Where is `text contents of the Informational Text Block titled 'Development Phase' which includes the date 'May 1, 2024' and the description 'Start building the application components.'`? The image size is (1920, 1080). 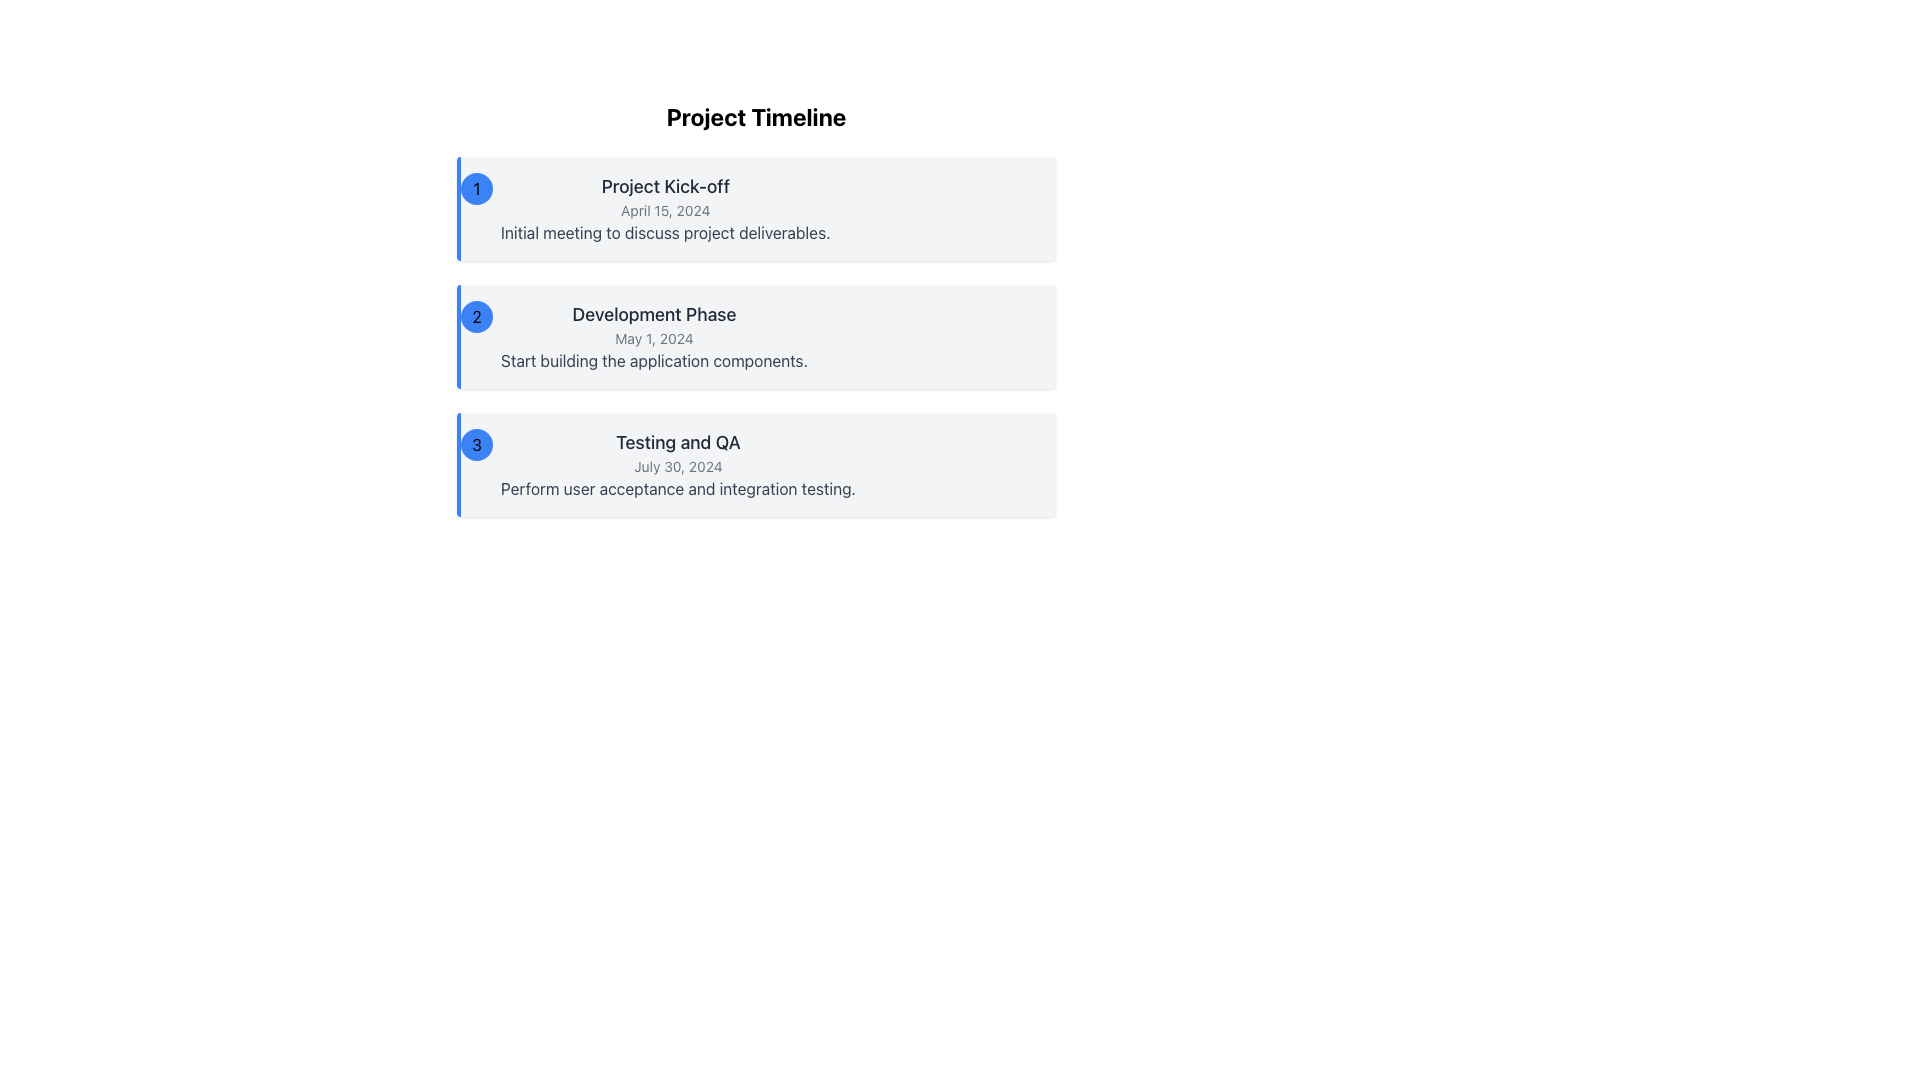 text contents of the Informational Text Block titled 'Development Phase' which includes the date 'May 1, 2024' and the description 'Start building the application components.' is located at coordinates (654, 335).